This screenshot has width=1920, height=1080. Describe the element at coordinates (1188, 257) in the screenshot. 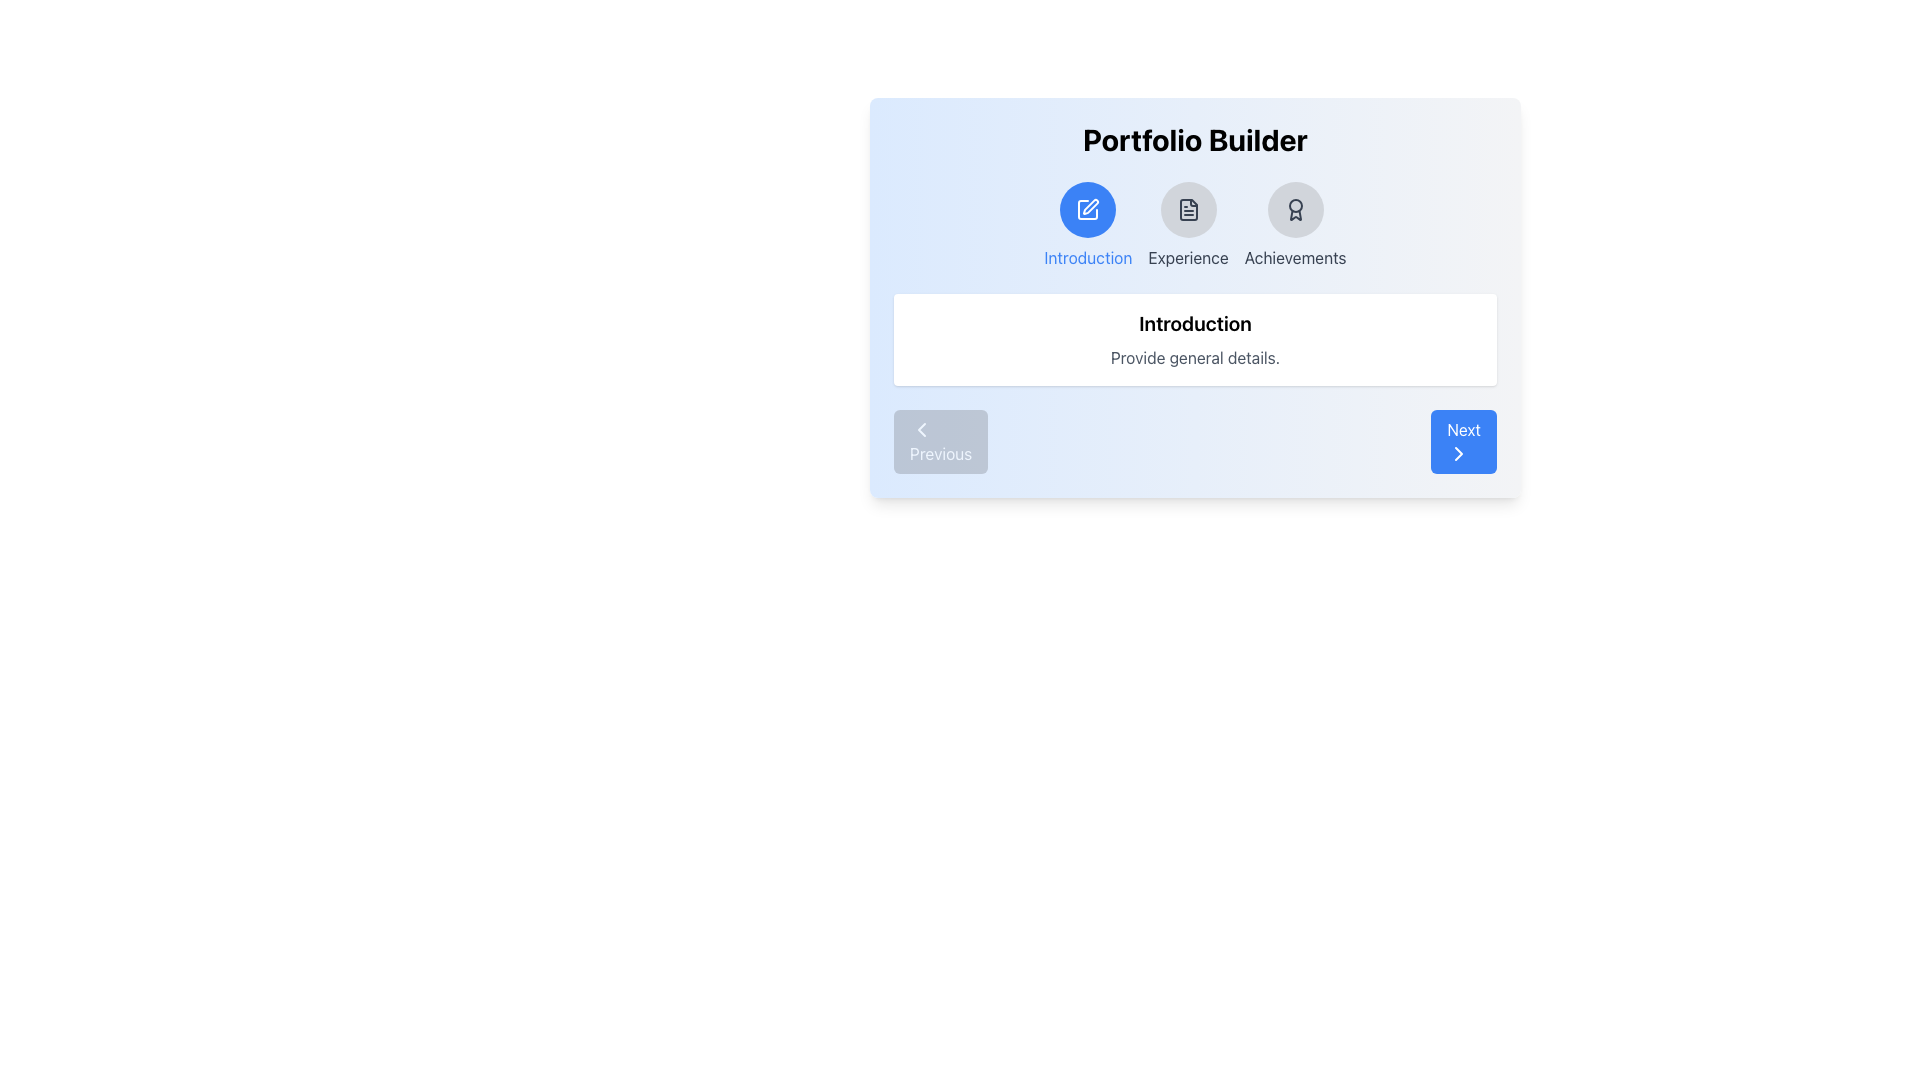

I see `the 'Experience' text label, which is the second label in the navigation row below the 'Portfolio Builder' title` at that location.